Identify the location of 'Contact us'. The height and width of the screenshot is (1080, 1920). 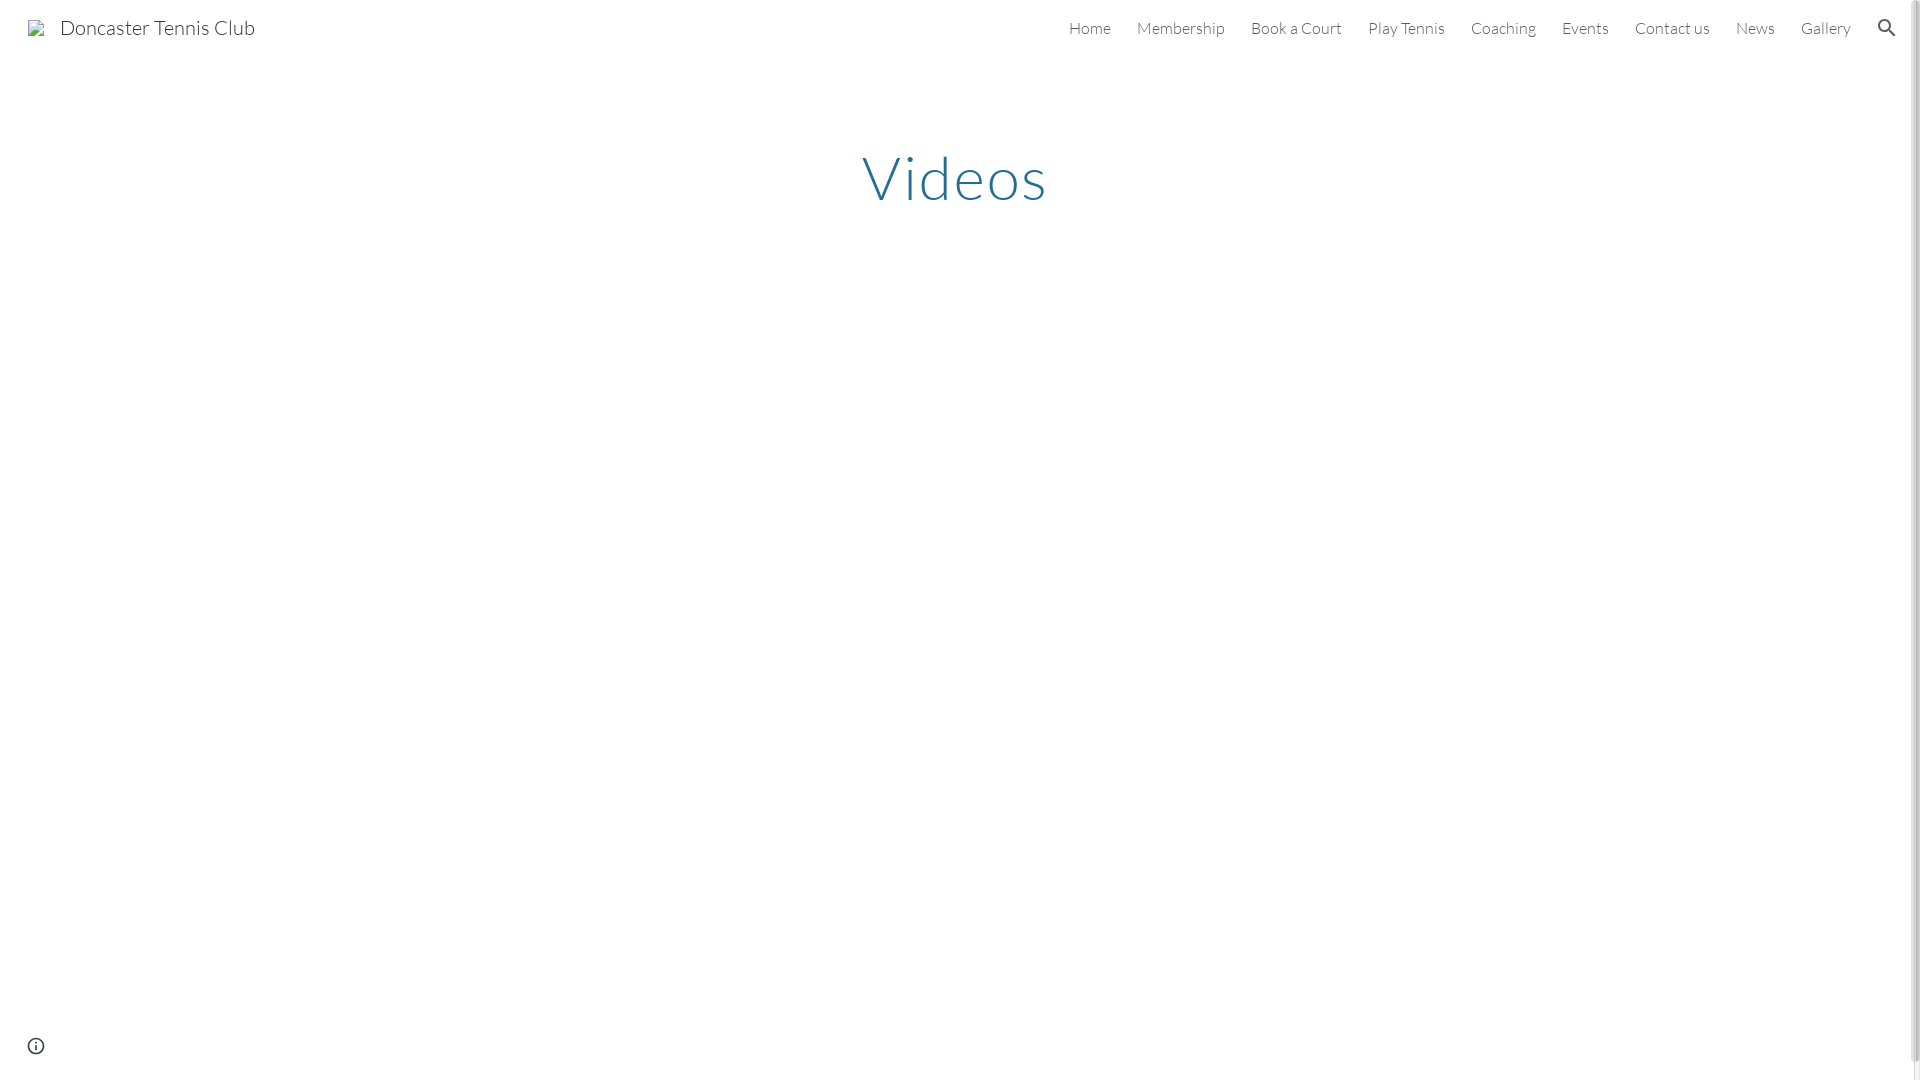
(1672, 27).